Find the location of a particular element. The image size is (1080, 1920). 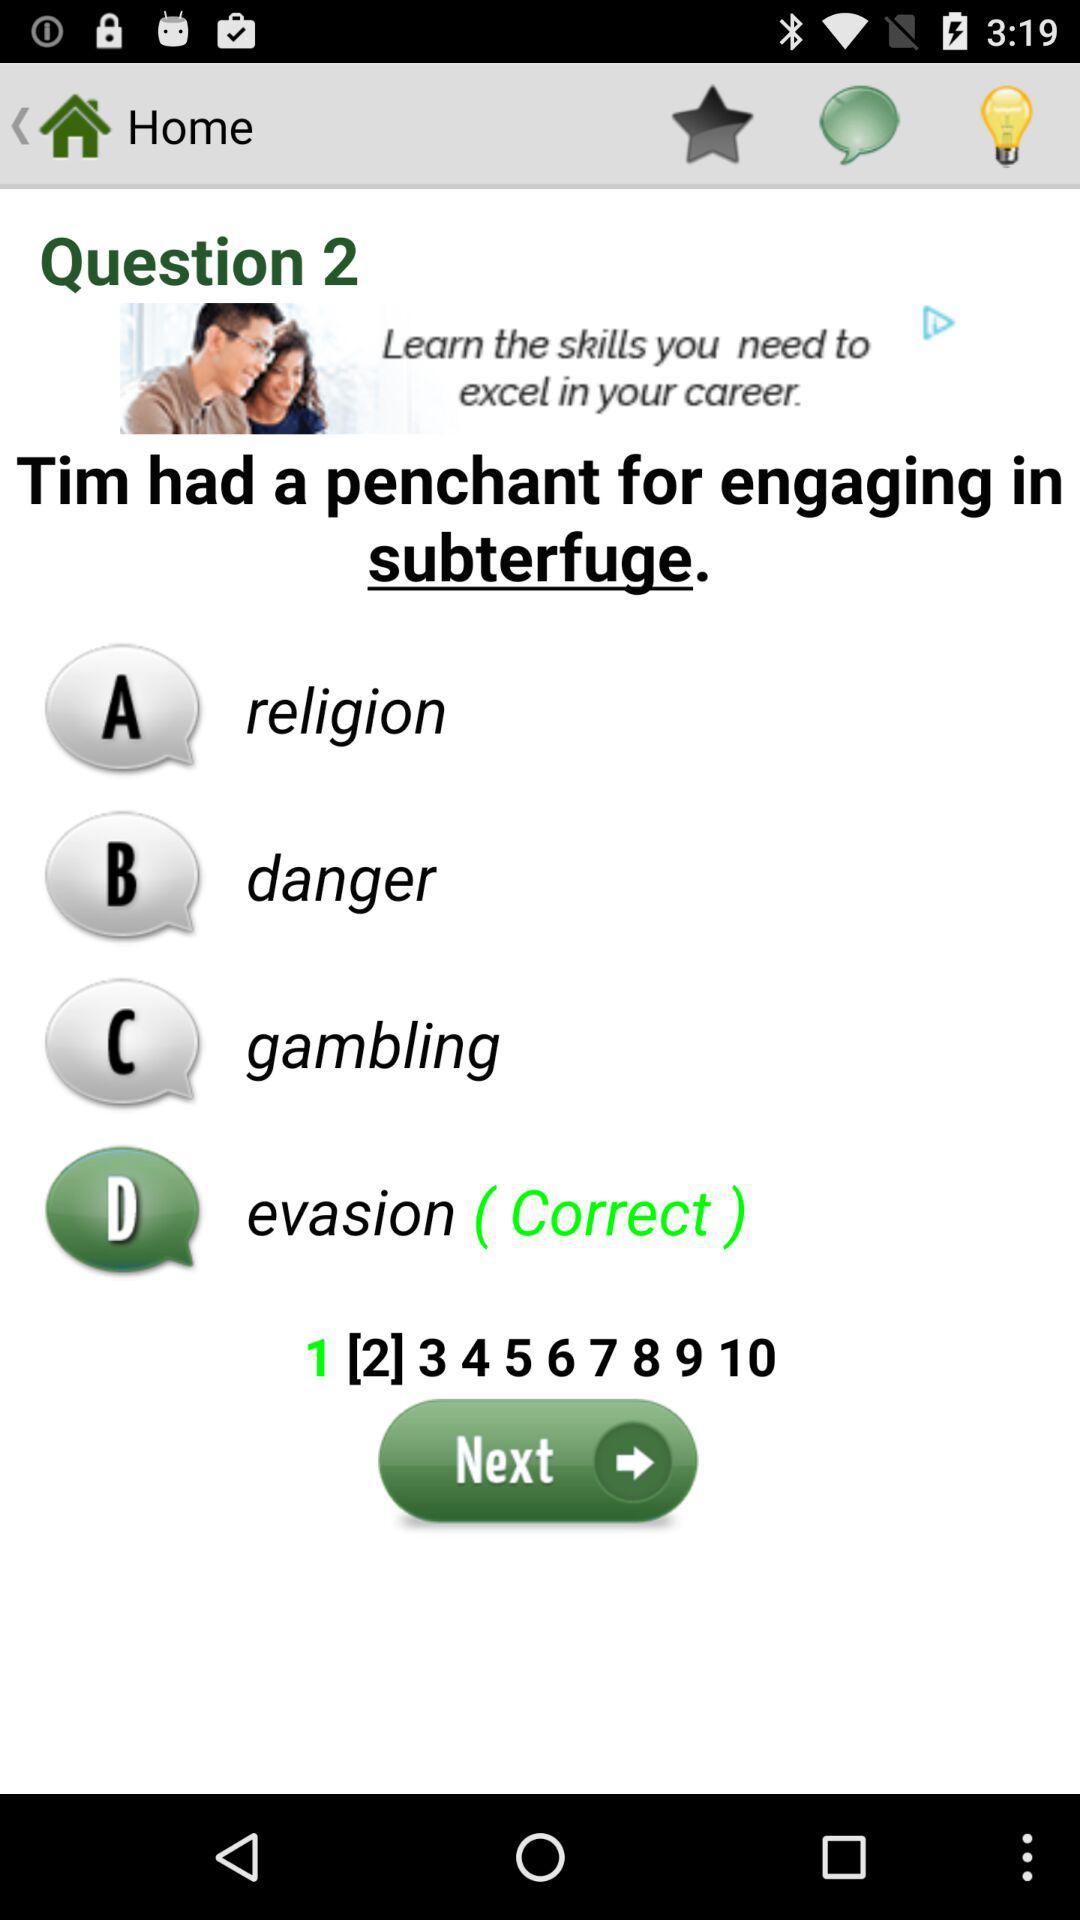

the icon below question 2 item is located at coordinates (540, 368).